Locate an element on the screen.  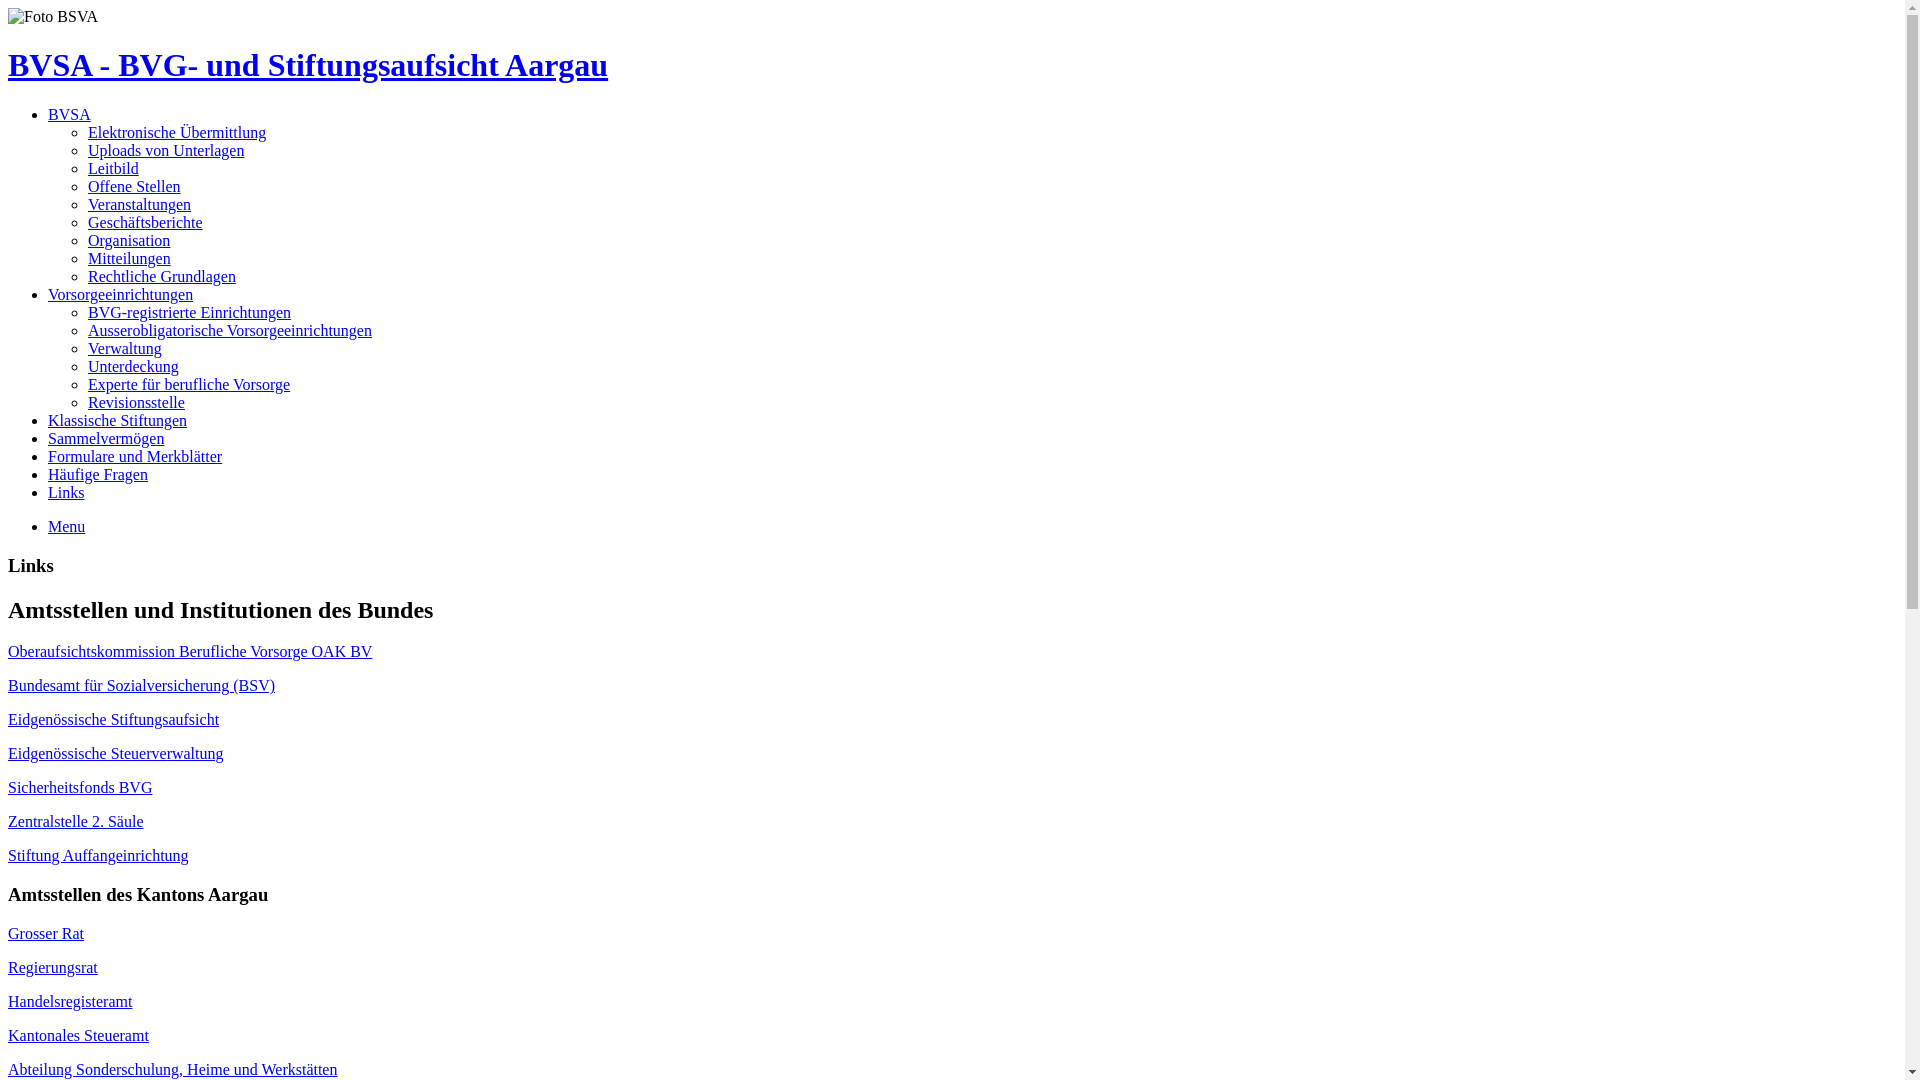
'Grosser Rat' is located at coordinates (46, 933).